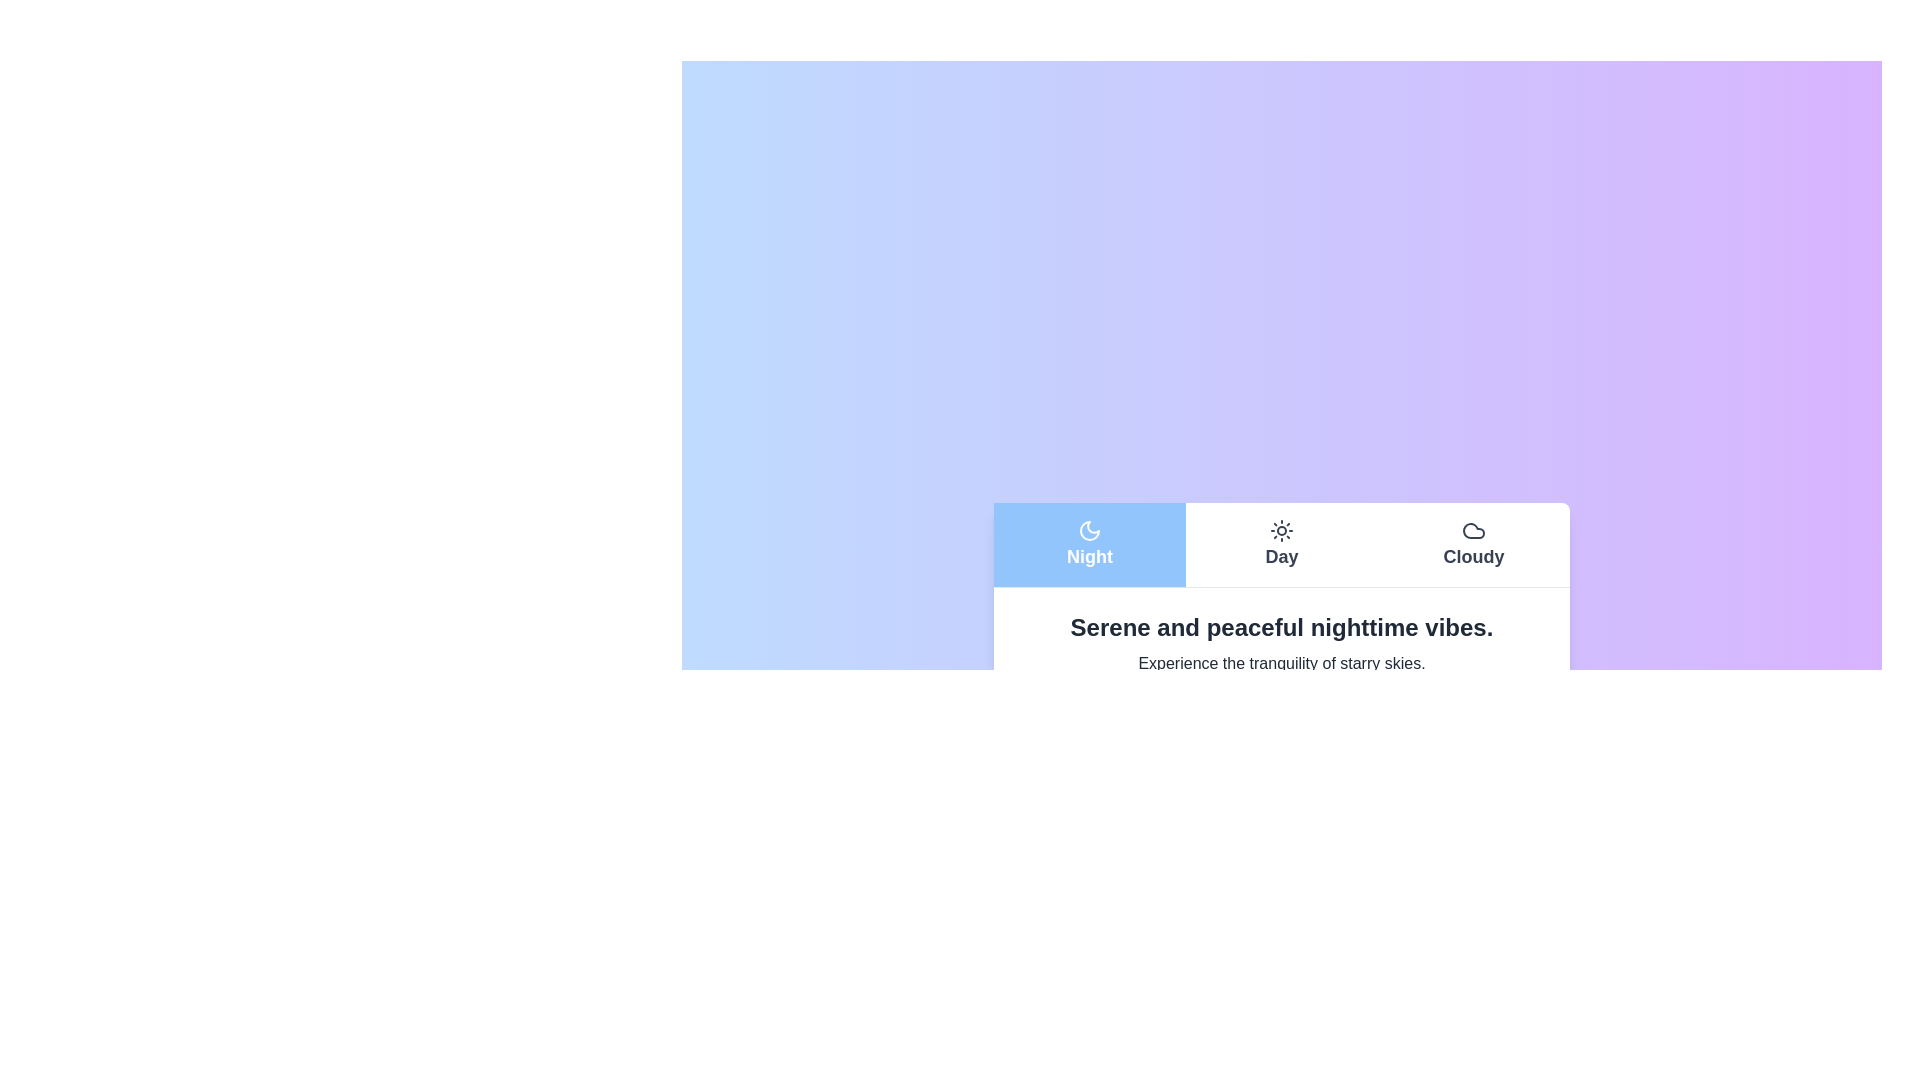 The width and height of the screenshot is (1920, 1080). What do you see at coordinates (1473, 544) in the screenshot?
I see `the Cloudy tab to observe its hover effect` at bounding box center [1473, 544].